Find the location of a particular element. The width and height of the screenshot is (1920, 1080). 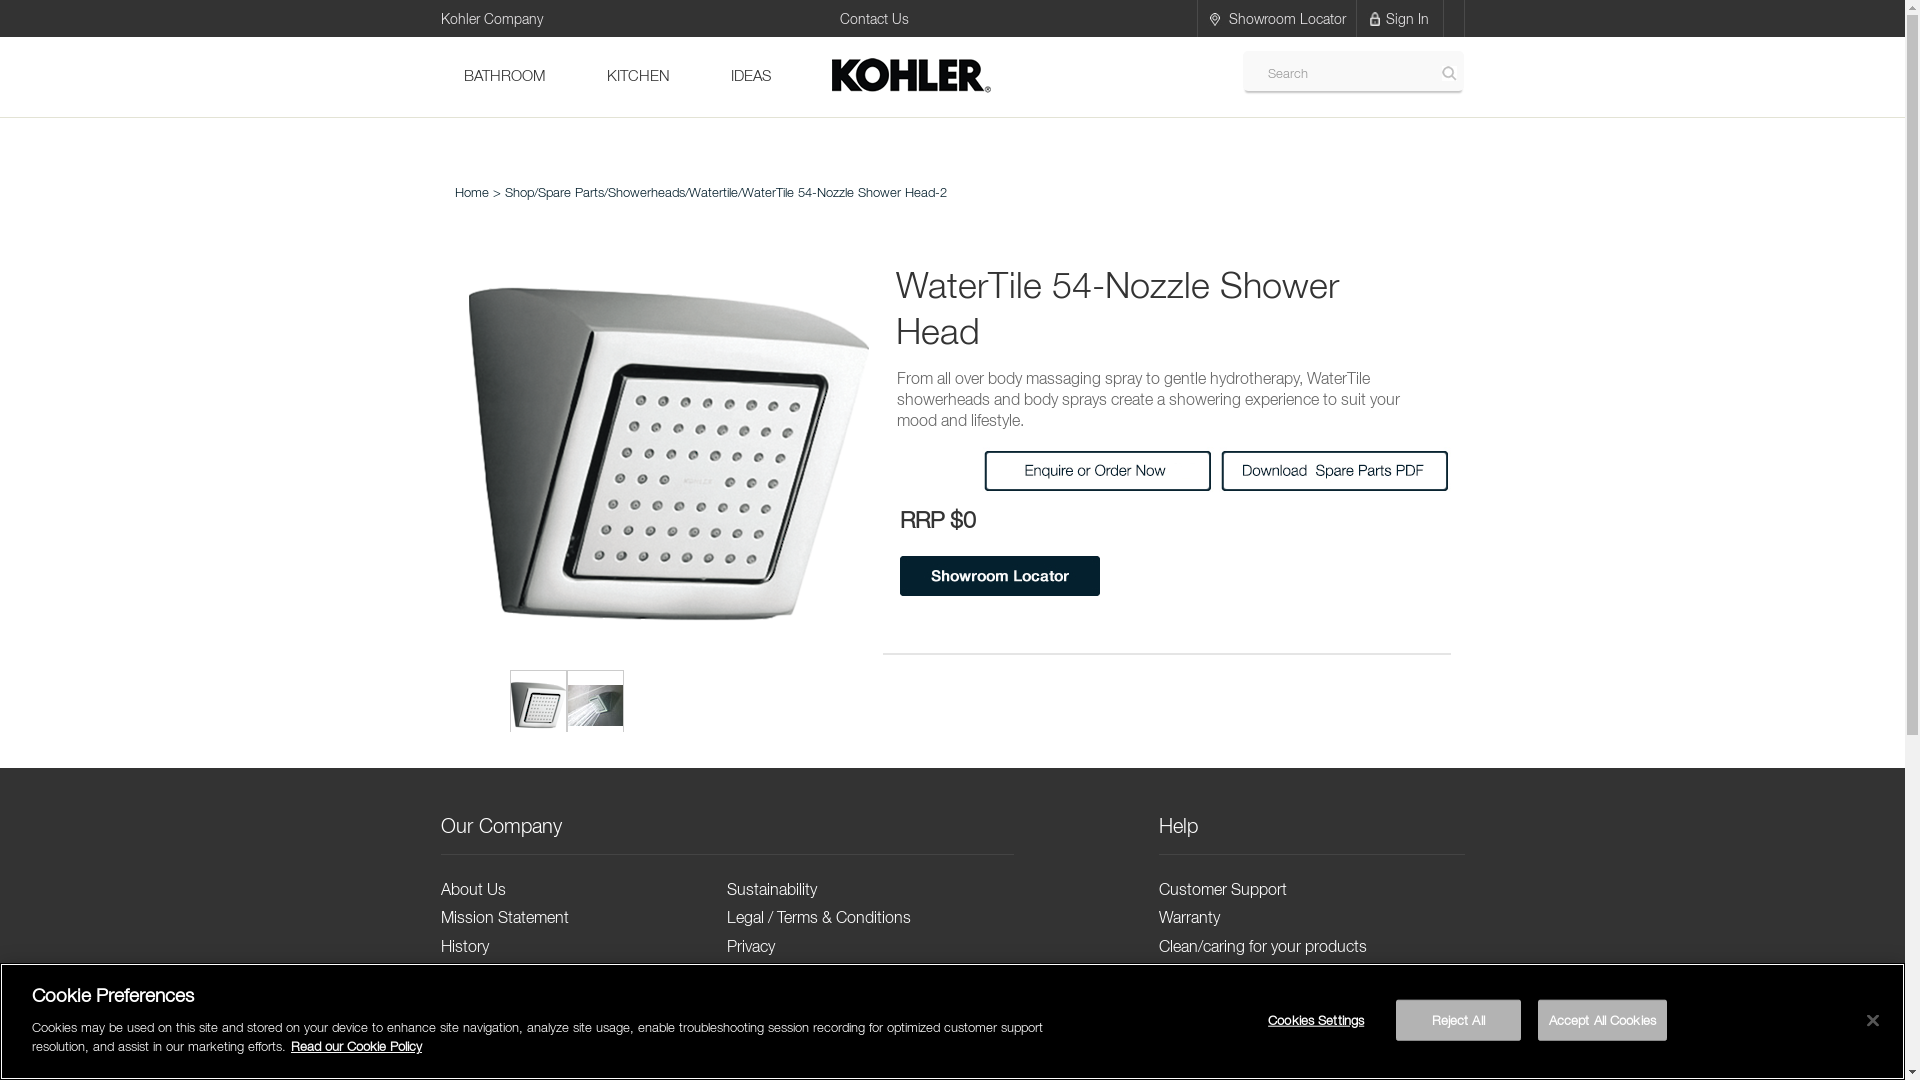

'KITCHEN' is located at coordinates (637, 76).